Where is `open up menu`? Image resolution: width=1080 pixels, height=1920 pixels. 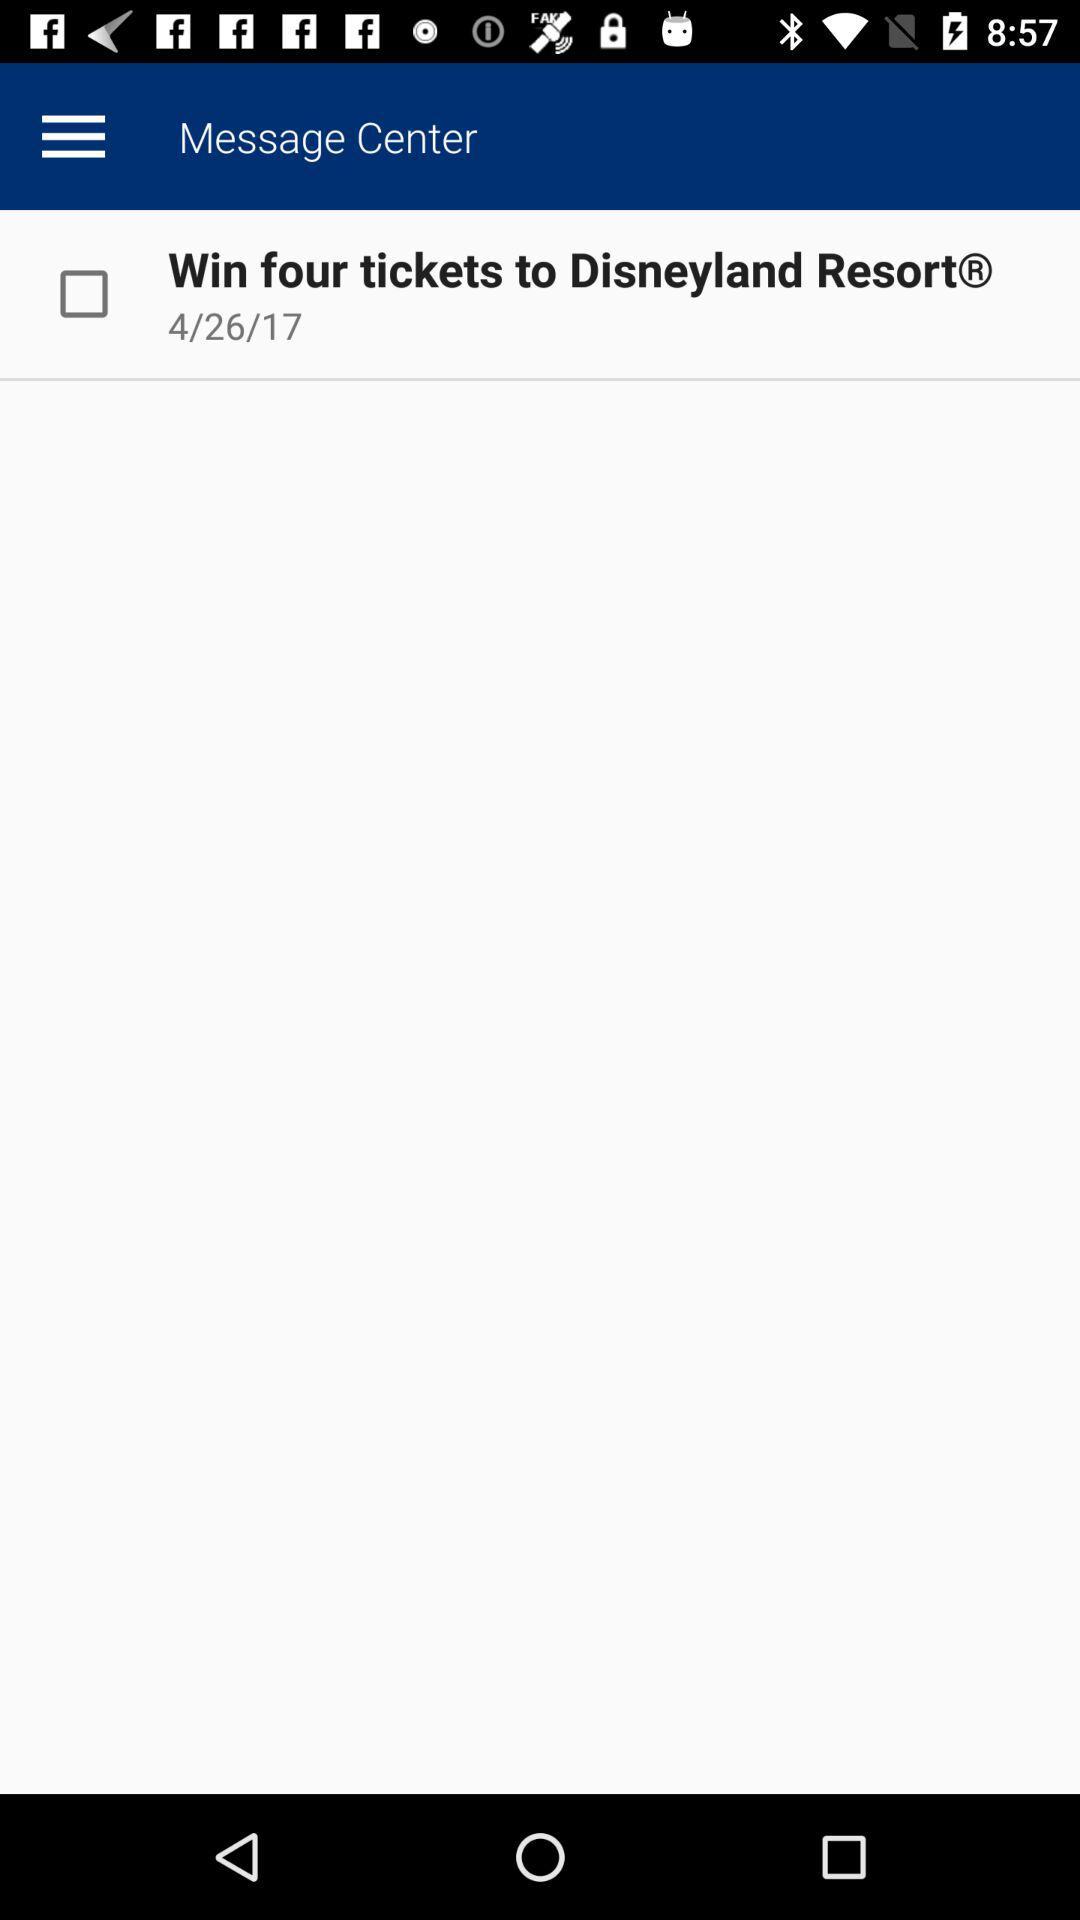
open up menu is located at coordinates (72, 135).